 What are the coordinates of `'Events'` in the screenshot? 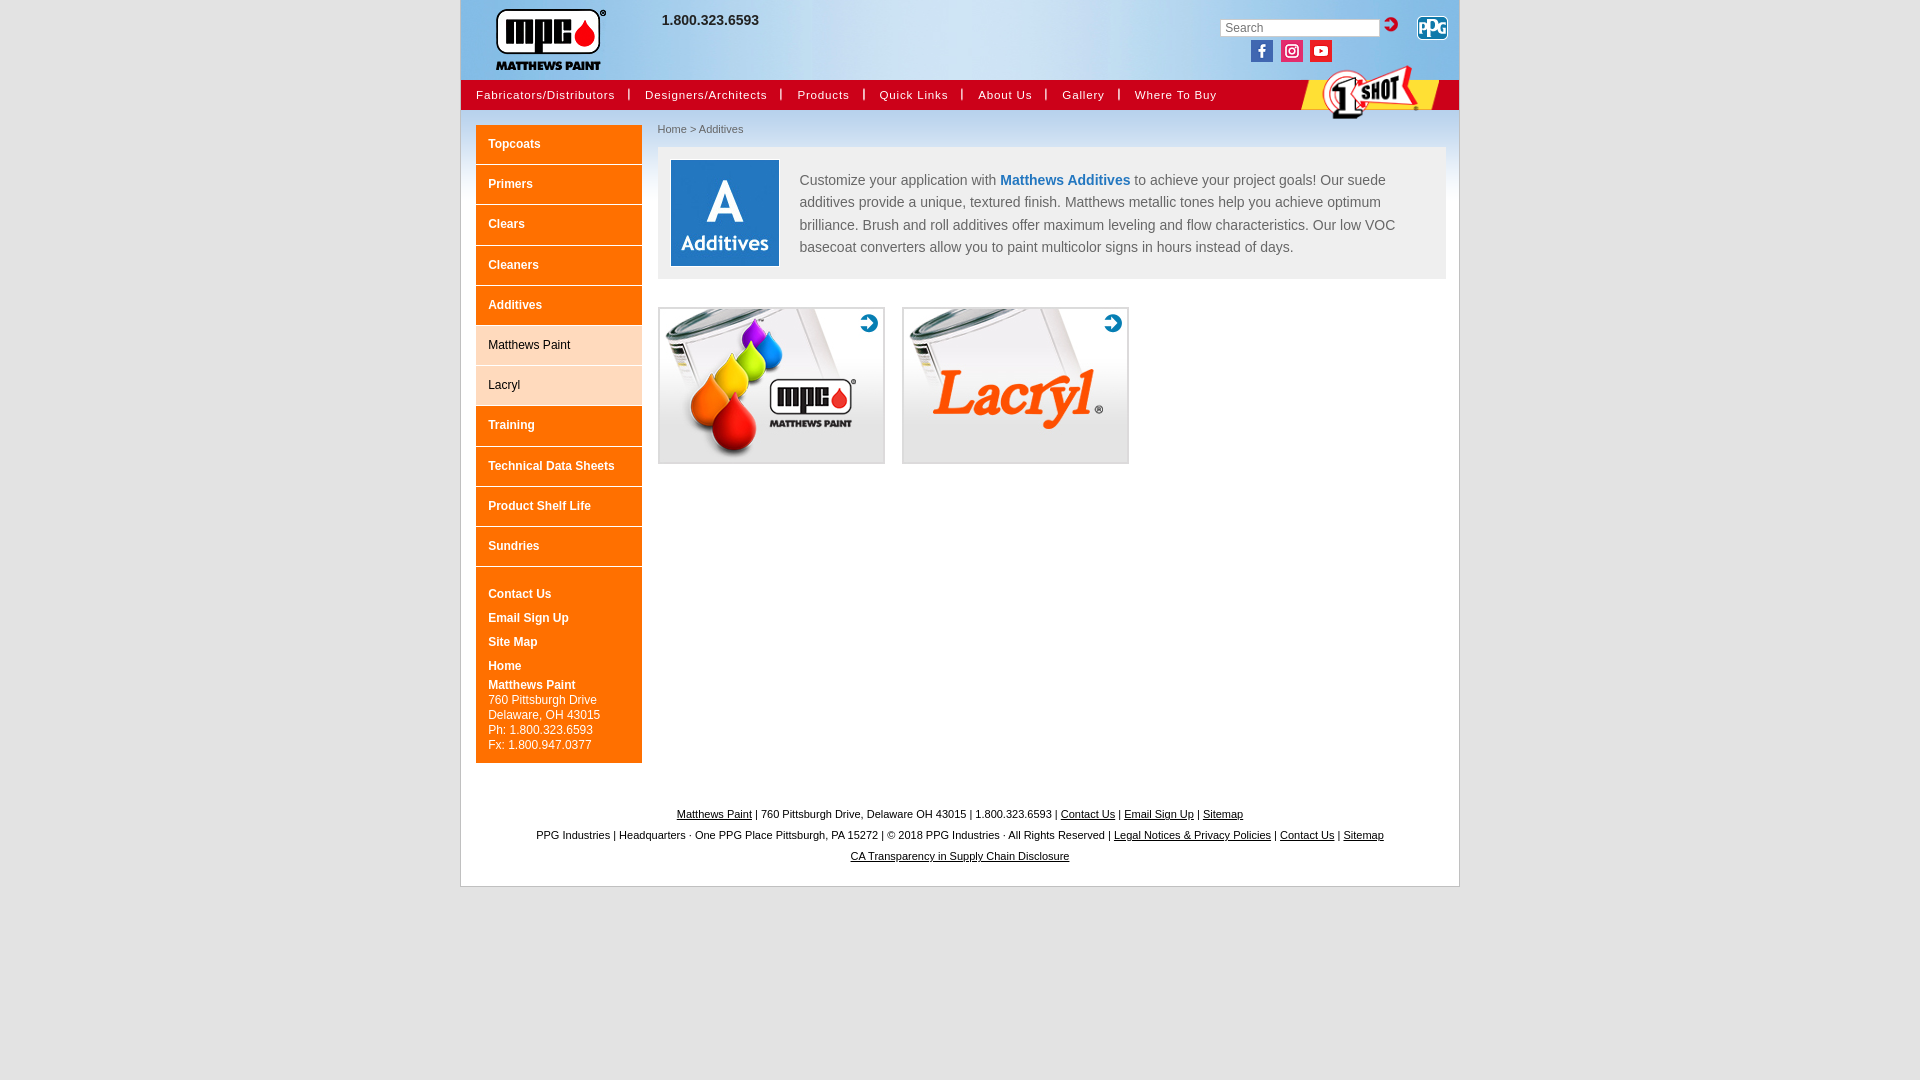 It's located at (978, 127).